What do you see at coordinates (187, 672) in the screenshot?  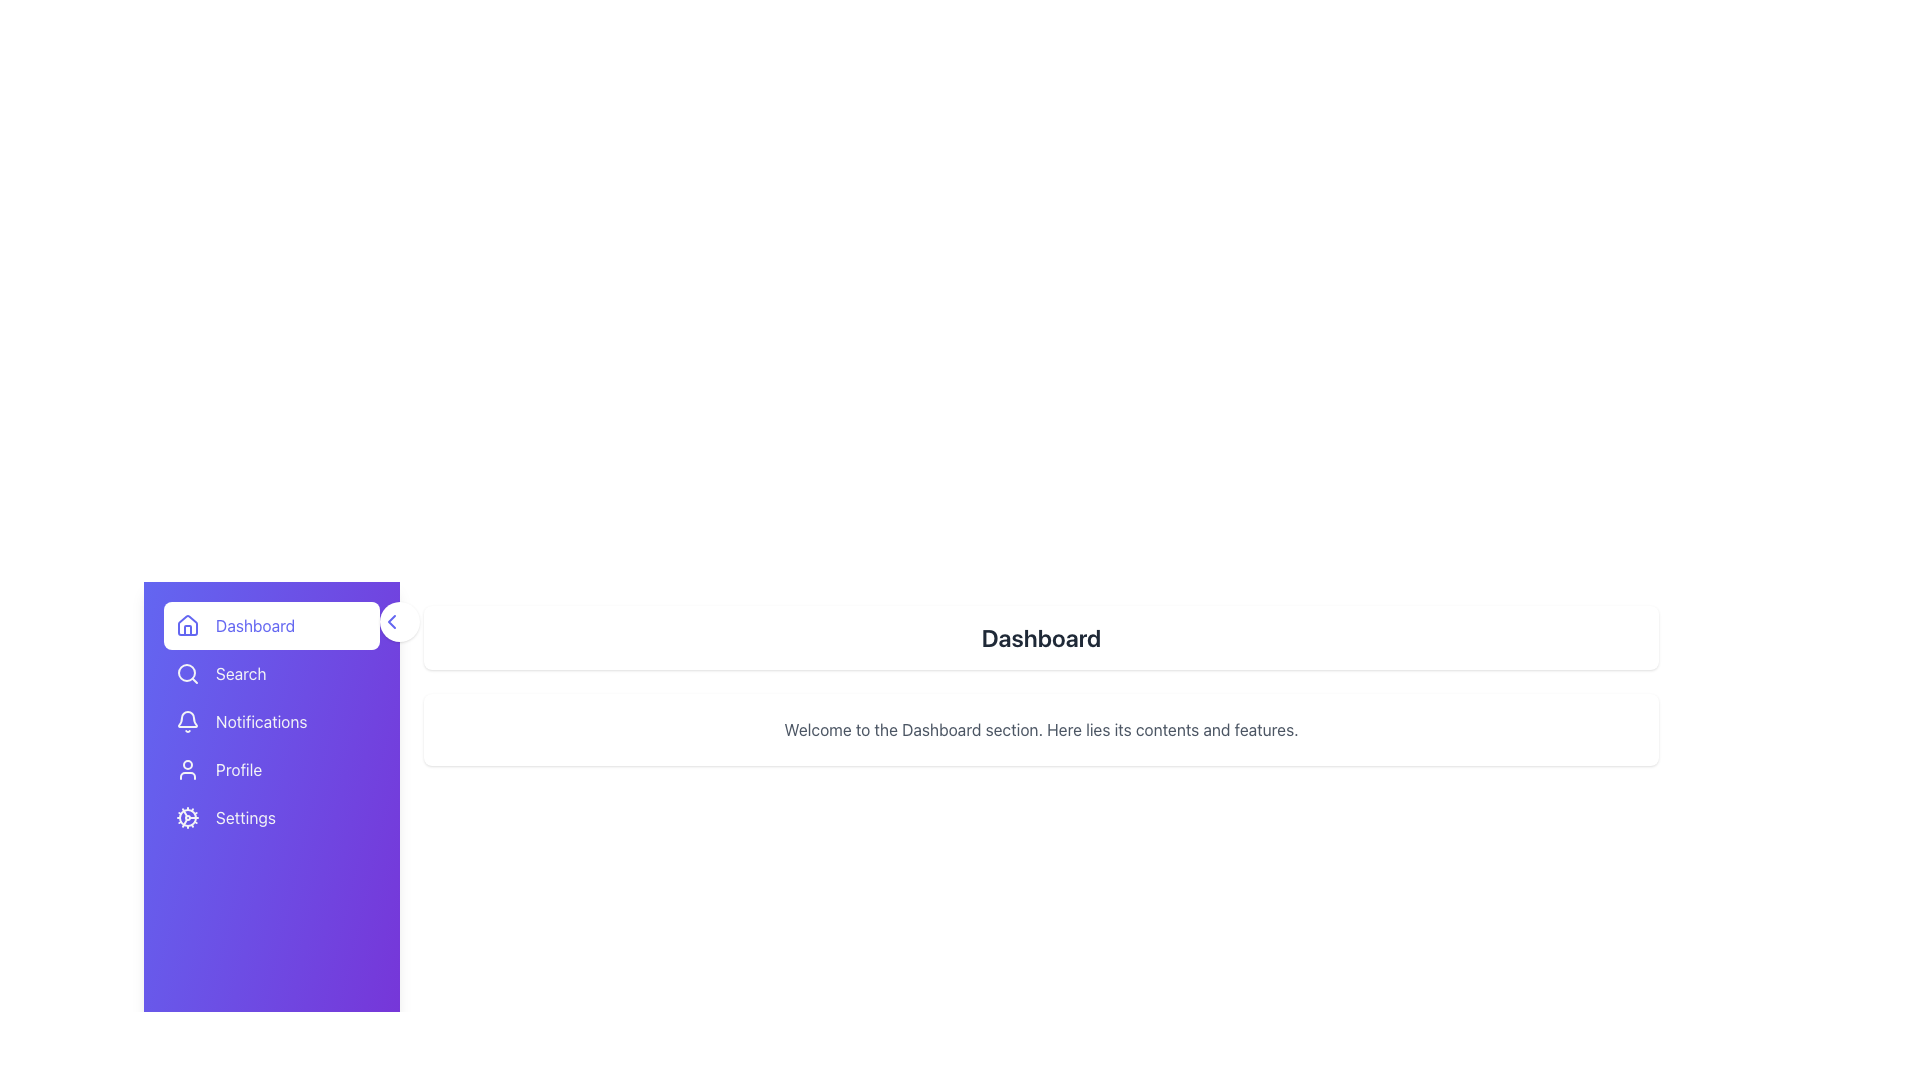 I see `the circular portion of the search magnifying glass icon in the vertical navigation bar, located next to the 'Search' text label` at bounding box center [187, 672].